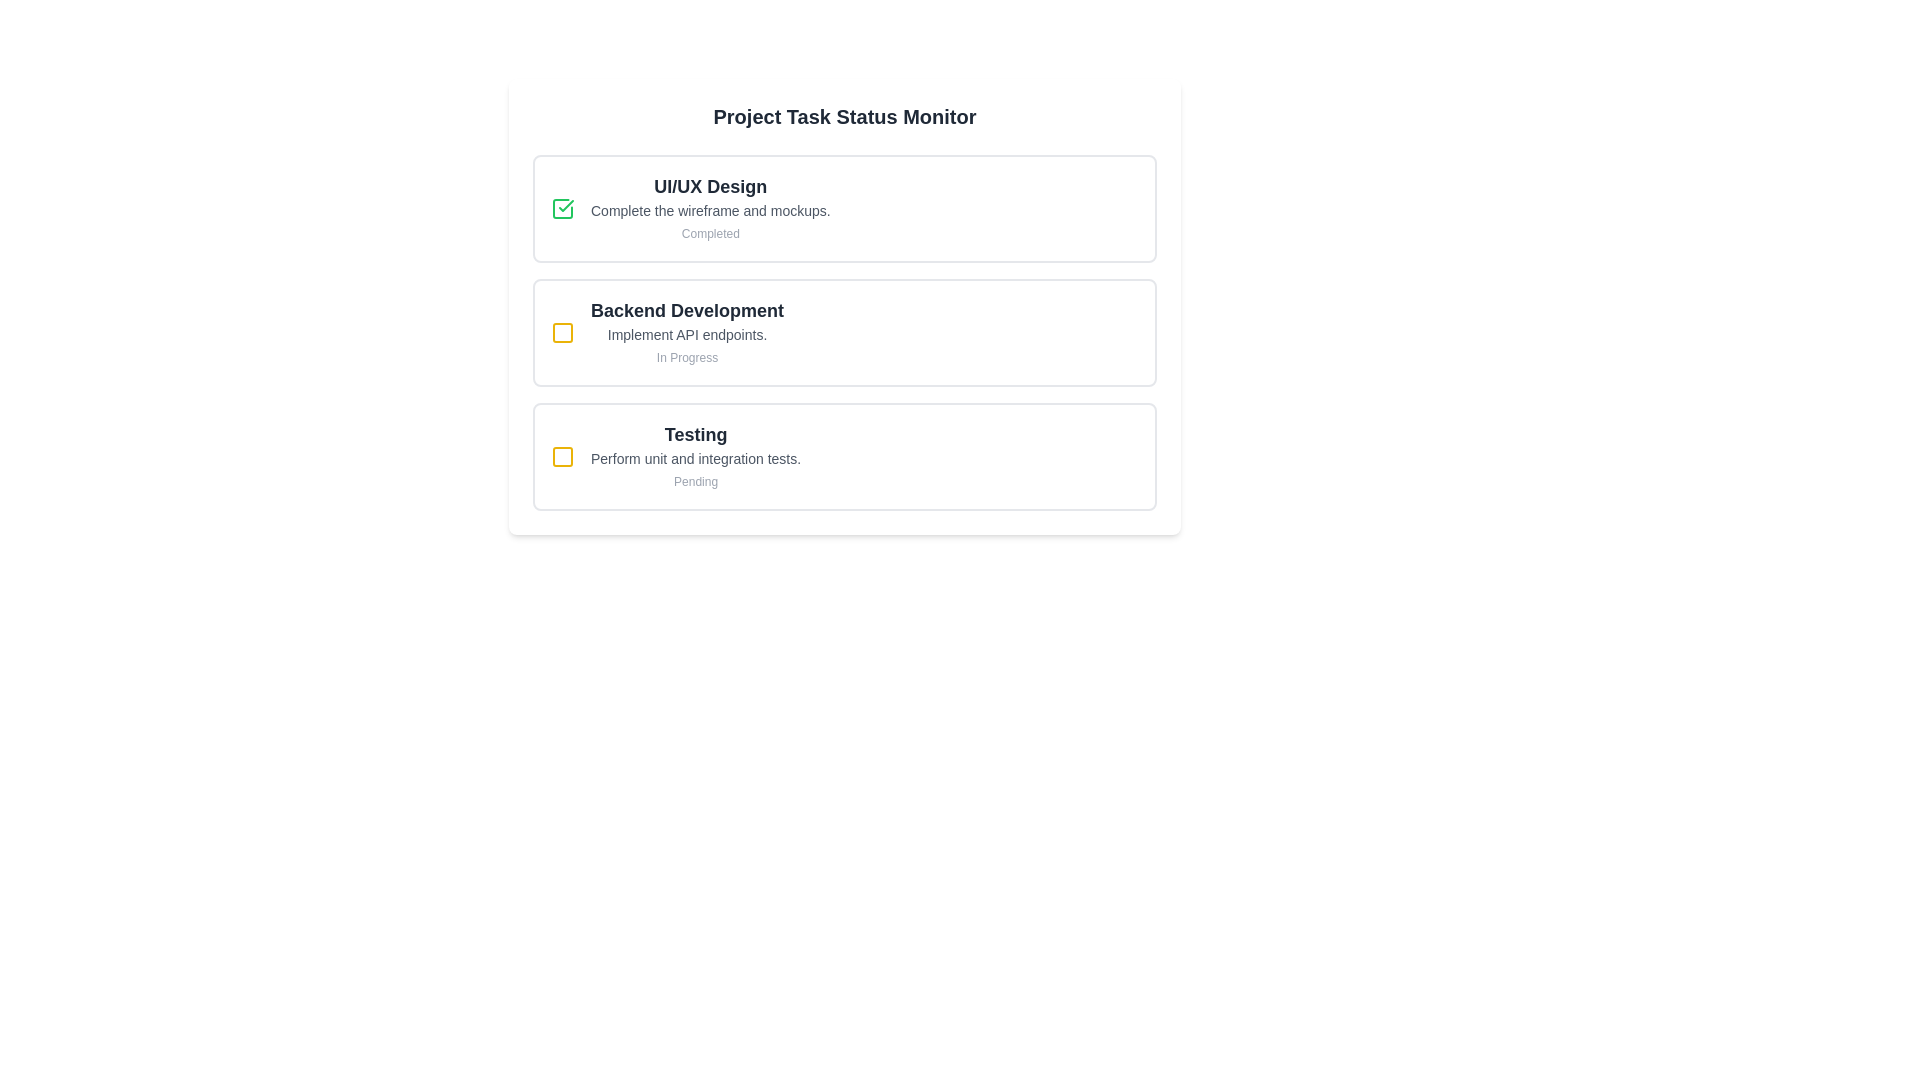 The height and width of the screenshot is (1080, 1920). What do you see at coordinates (696, 482) in the screenshot?
I see `the static text label indicating the task status as 'Pending', which is located beneath the text 'Perform unit and integration tests.'` at bounding box center [696, 482].